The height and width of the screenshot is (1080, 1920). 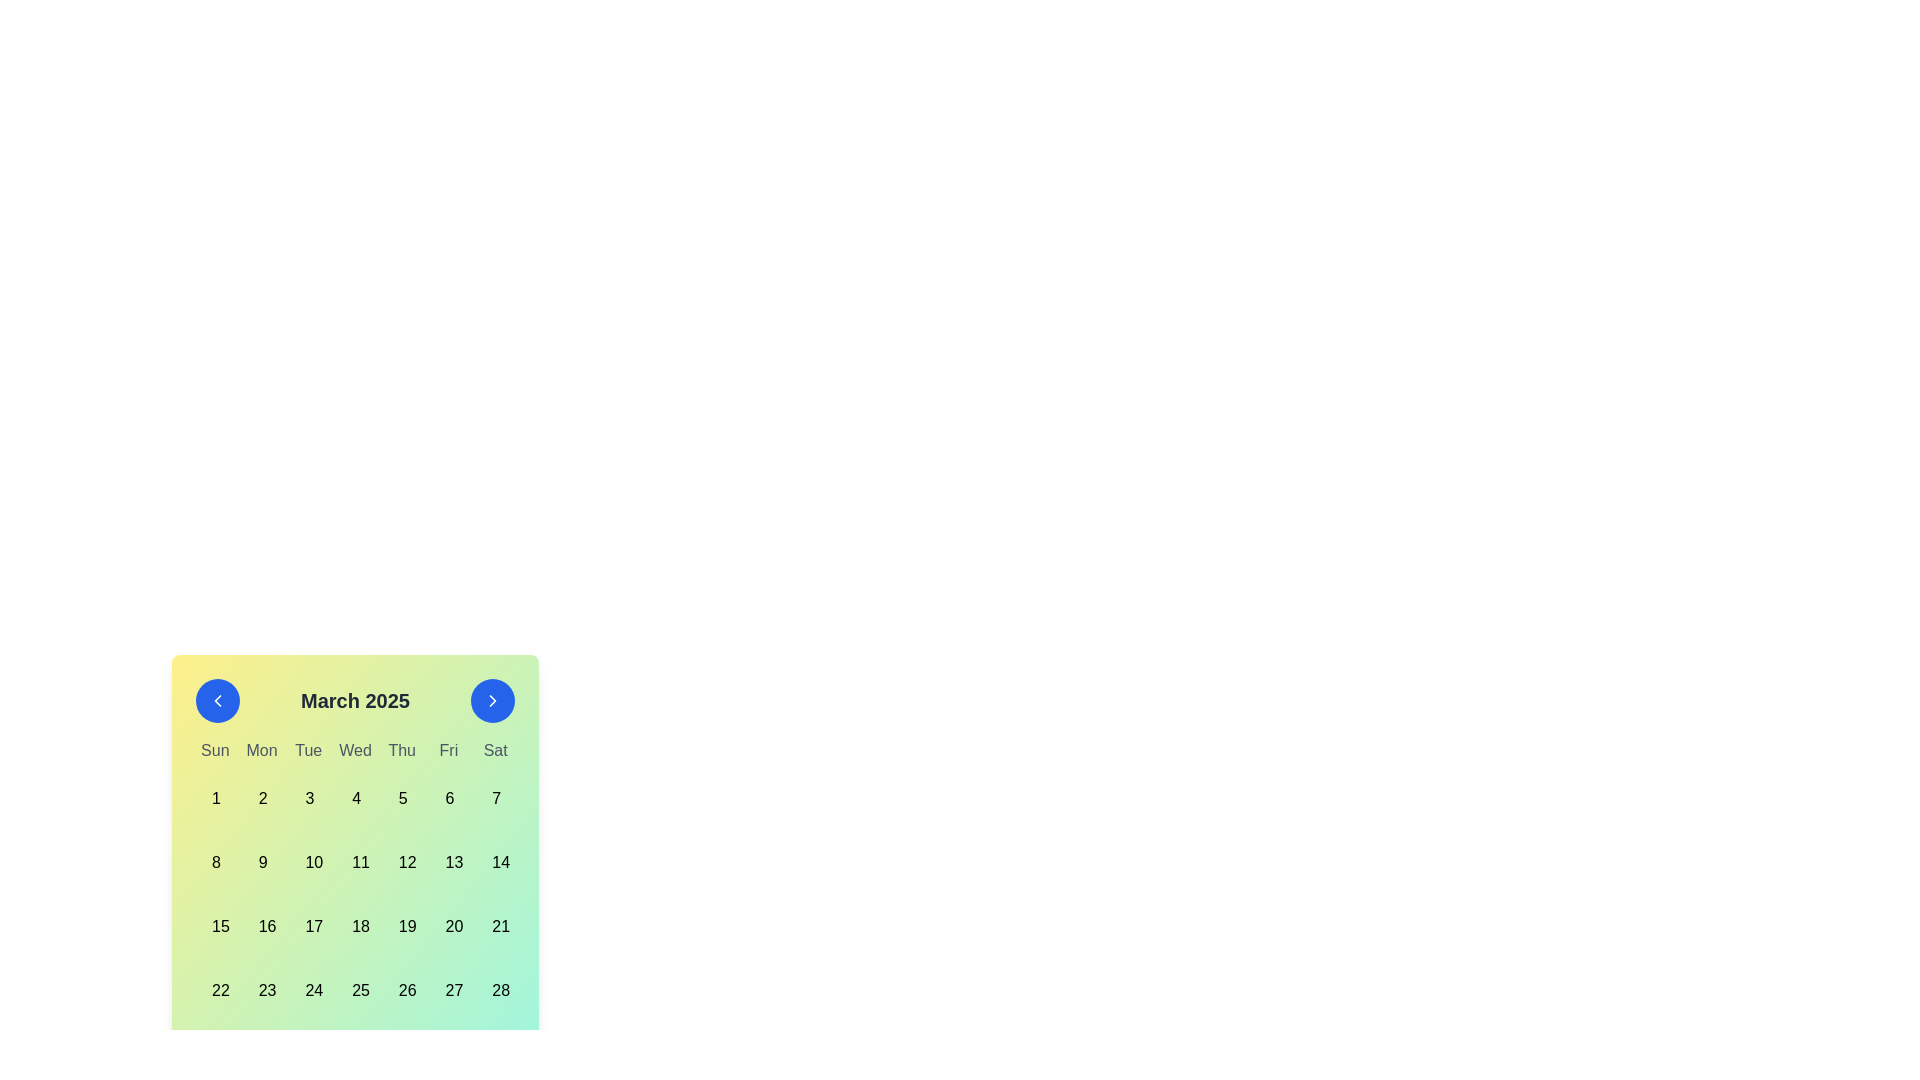 I want to click on the rounded square button labeled '13' in the calendar grid, so click(x=447, y=862).